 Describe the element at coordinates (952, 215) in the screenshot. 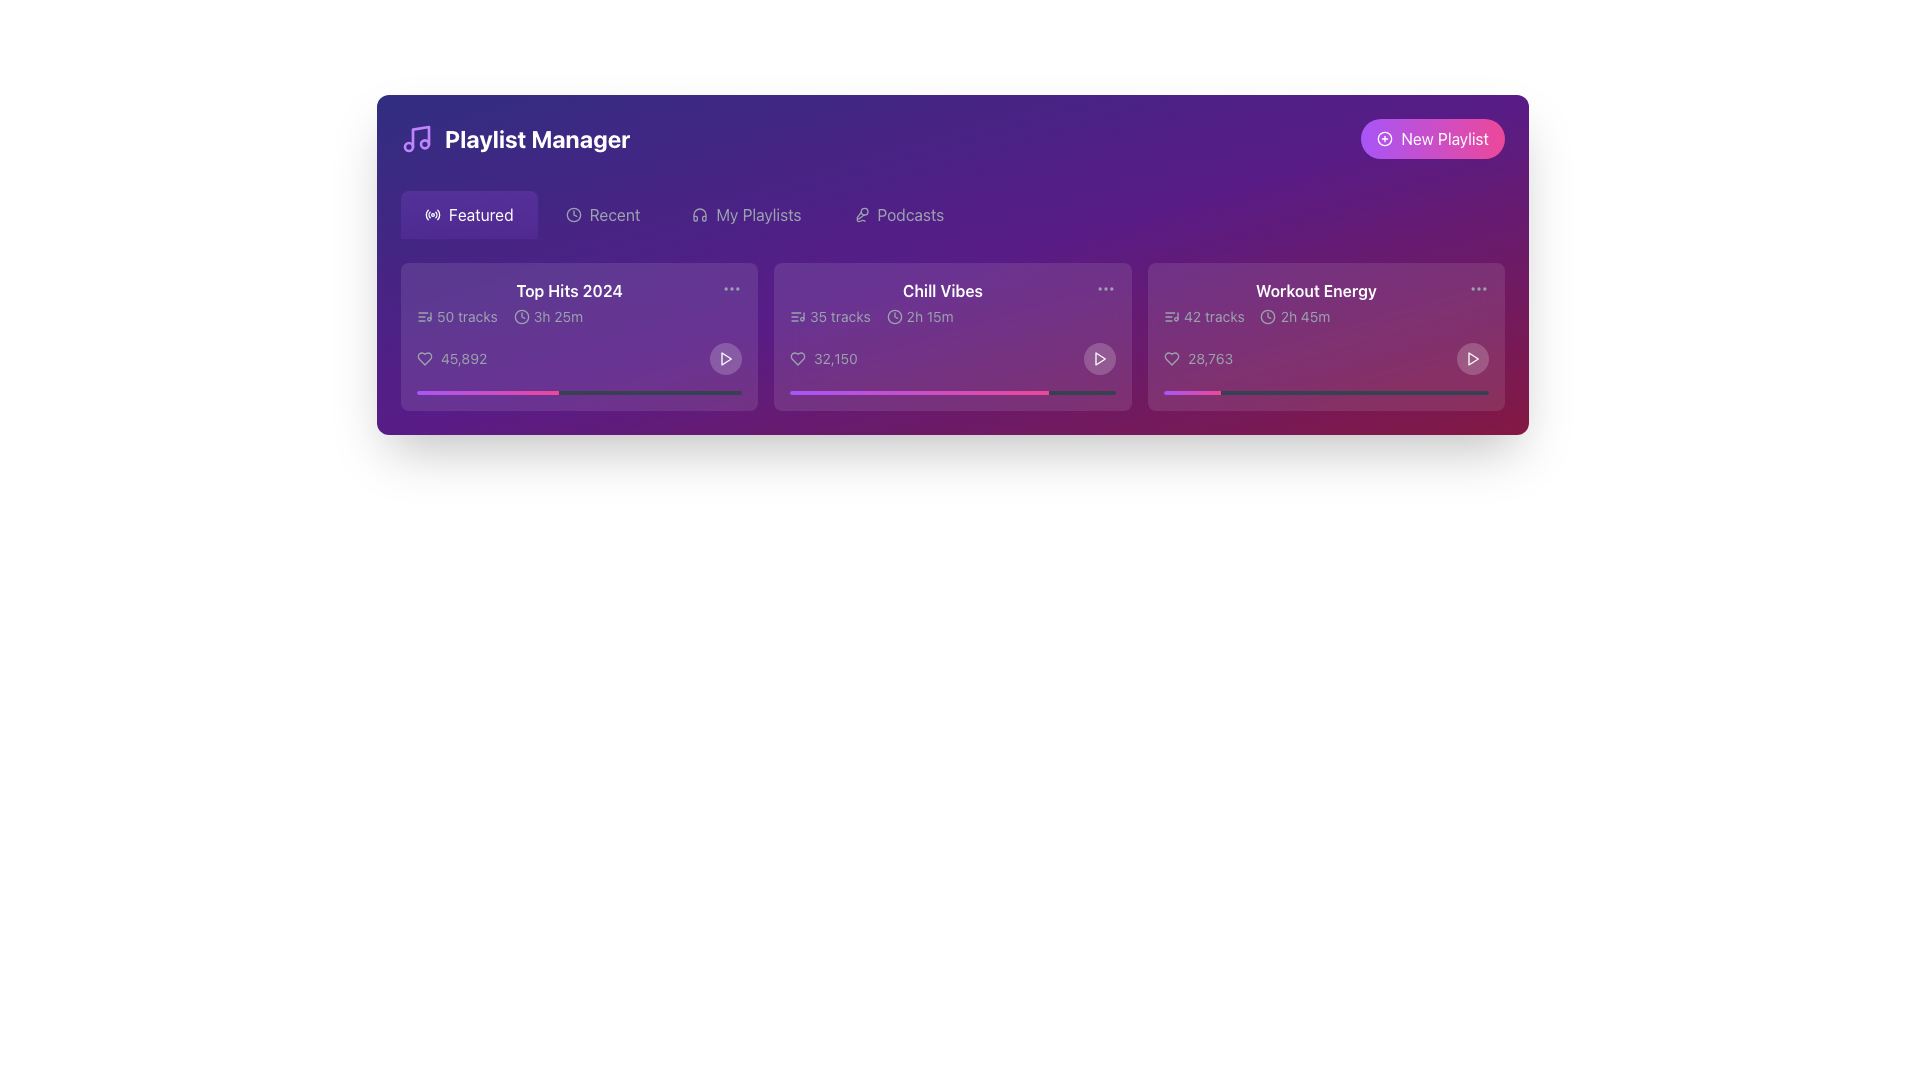

I see `the Tabs or Navigation Bar located below the 'Playlist Manager' headline` at that location.